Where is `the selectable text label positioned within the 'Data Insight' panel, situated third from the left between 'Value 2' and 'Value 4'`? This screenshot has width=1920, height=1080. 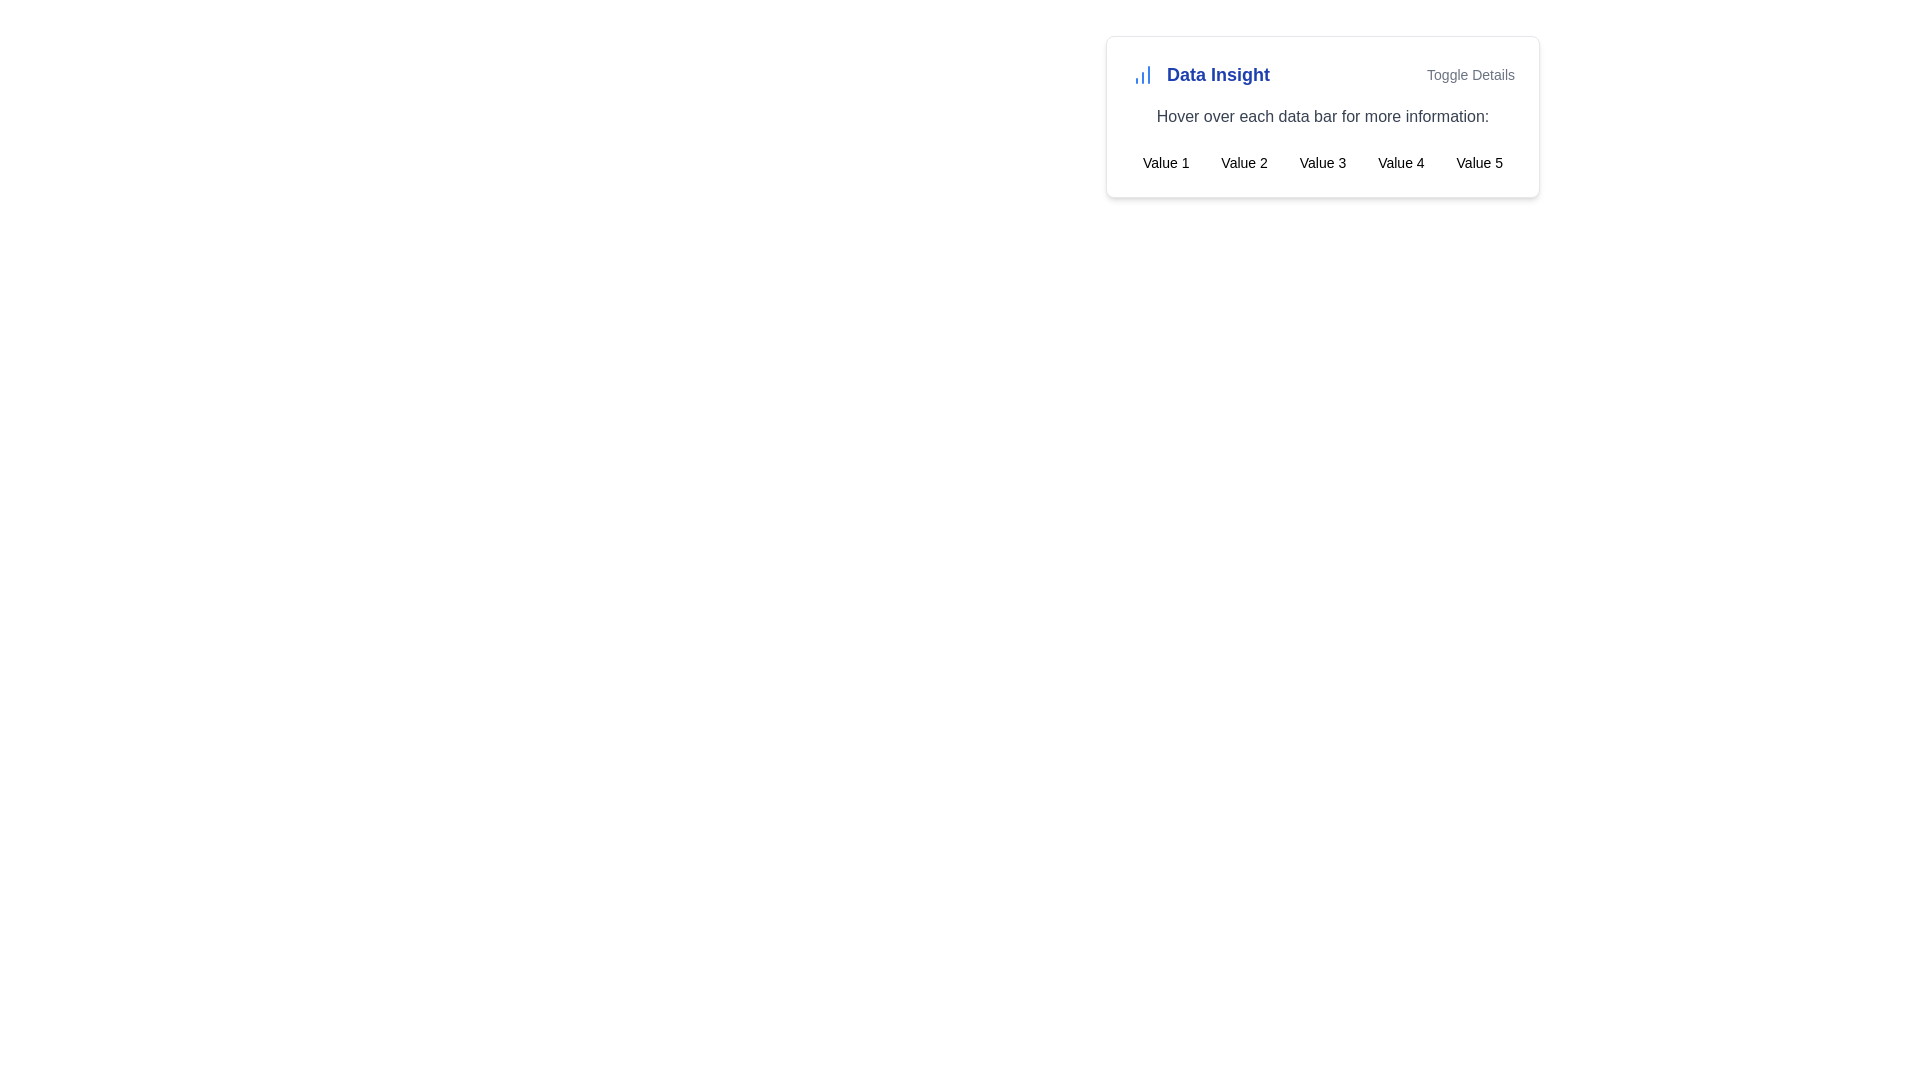 the selectable text label positioned within the 'Data Insight' panel, situated third from the left between 'Value 2' and 'Value 4' is located at coordinates (1323, 161).